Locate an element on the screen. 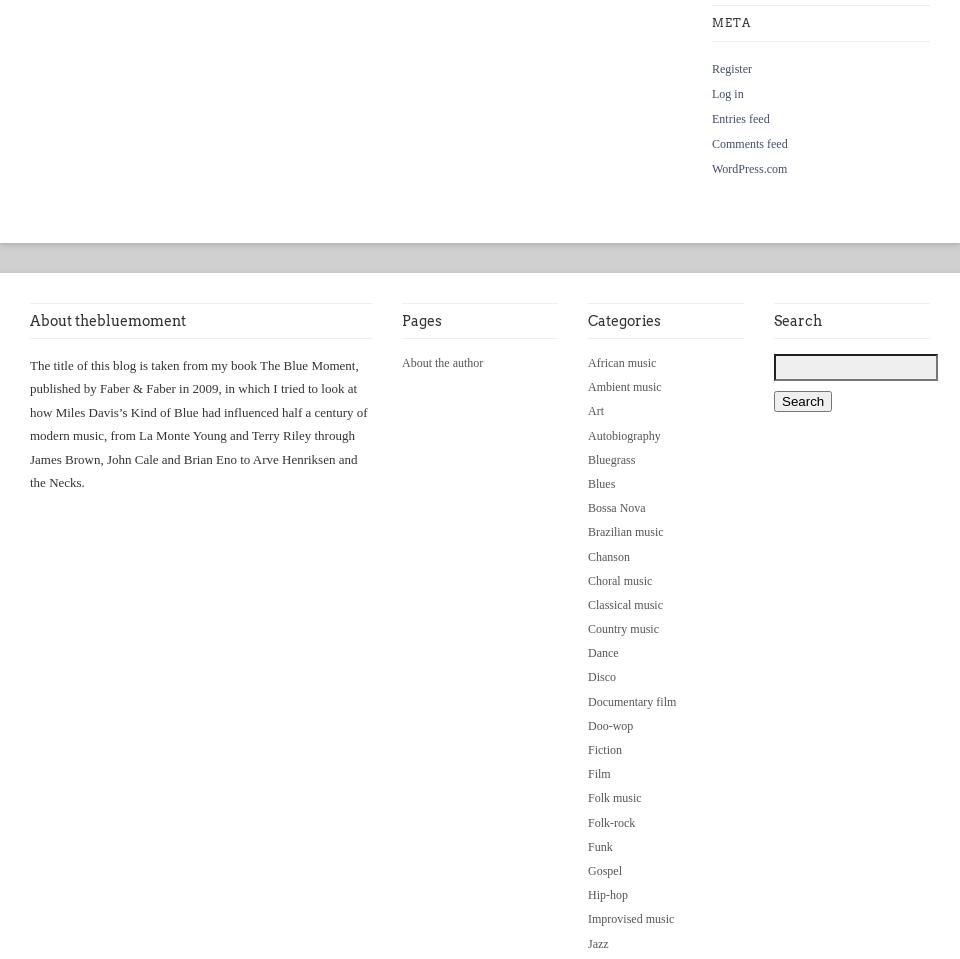 The width and height of the screenshot is (960, 959). 'Folk music' is located at coordinates (613, 797).